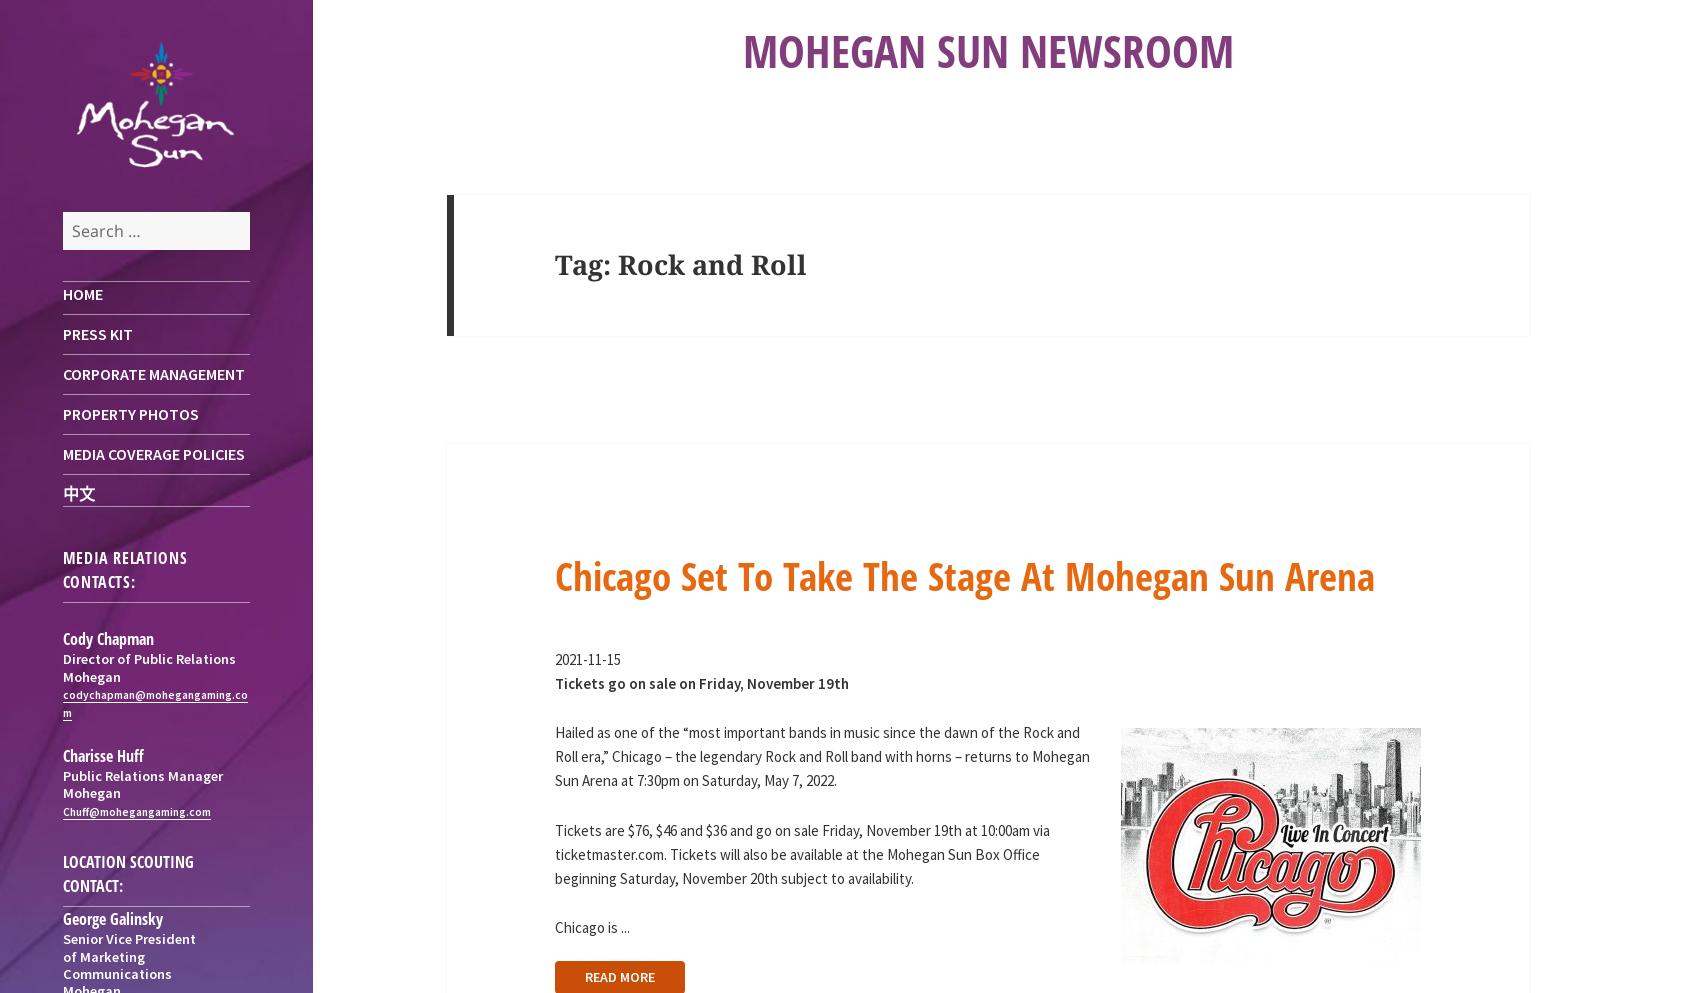  I want to click on 'Press Kit', so click(96, 333).